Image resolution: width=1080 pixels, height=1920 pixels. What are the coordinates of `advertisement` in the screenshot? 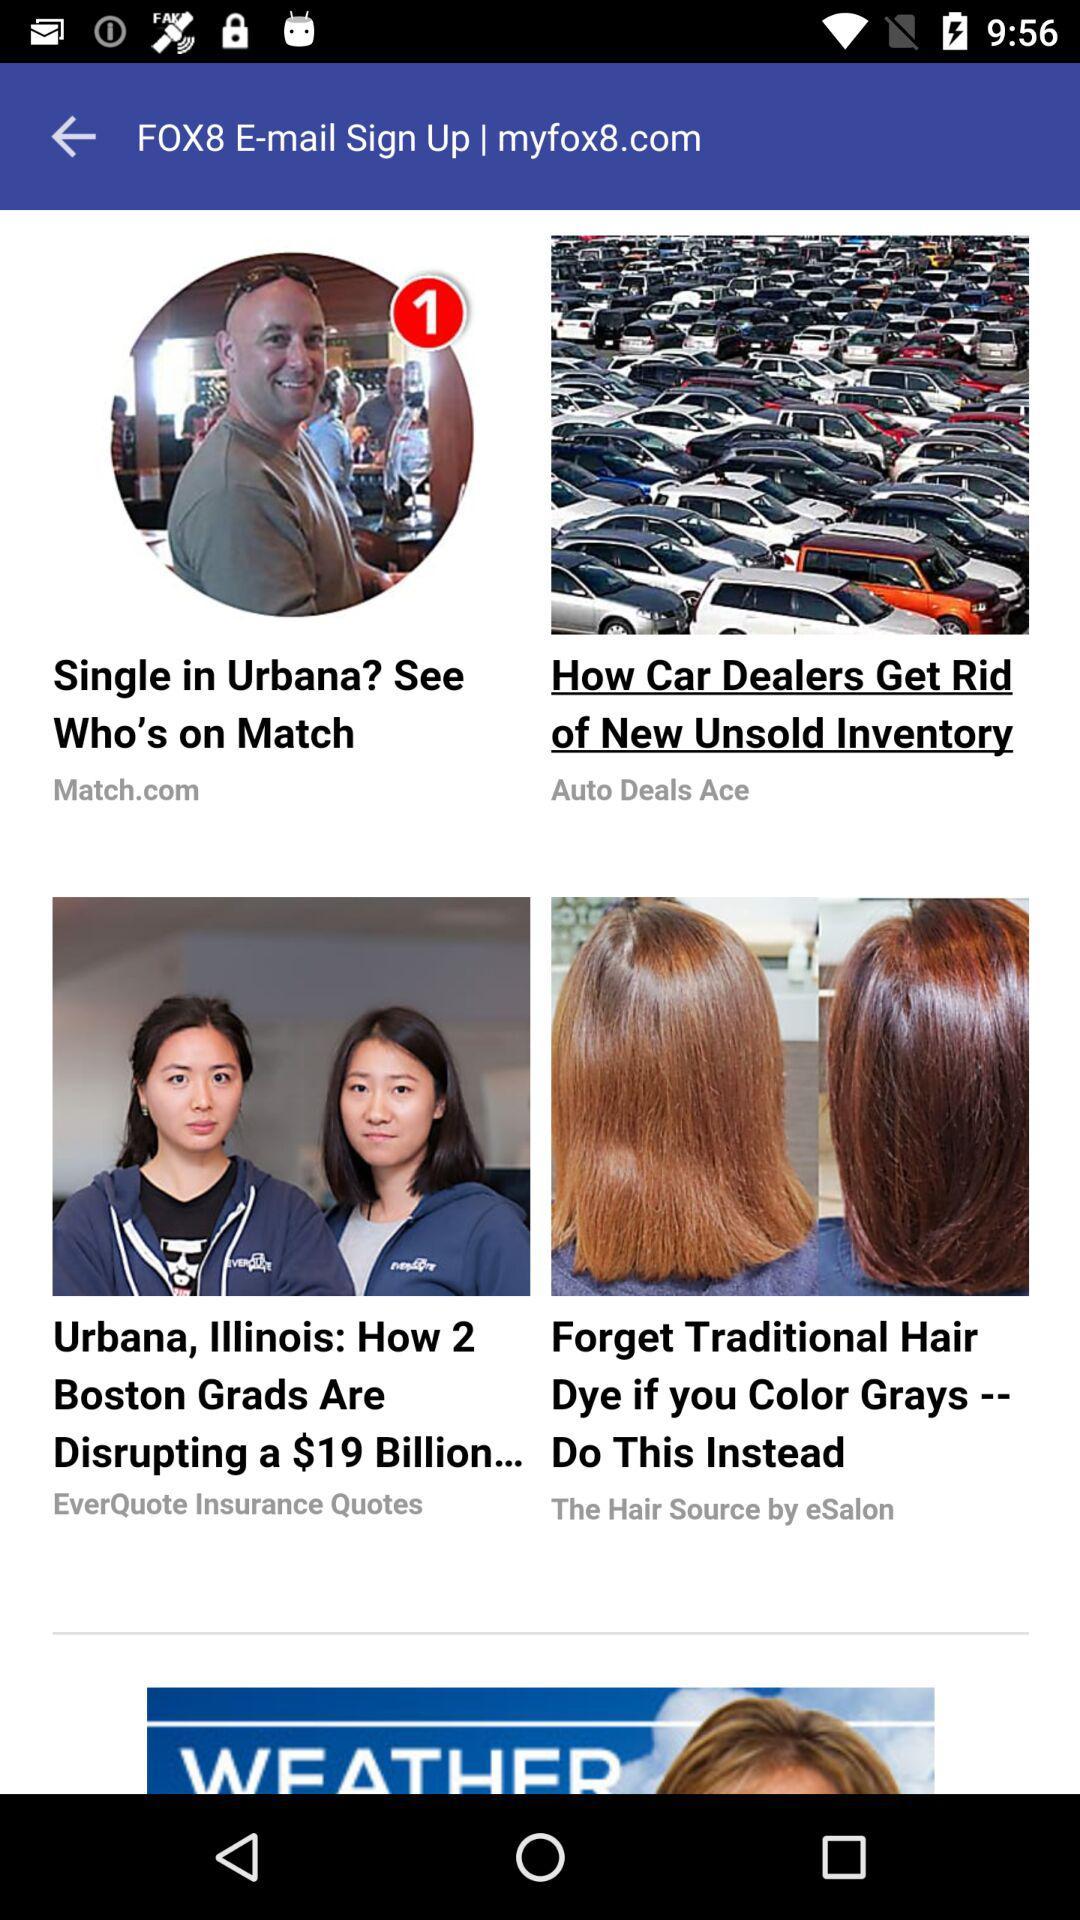 It's located at (540, 1002).